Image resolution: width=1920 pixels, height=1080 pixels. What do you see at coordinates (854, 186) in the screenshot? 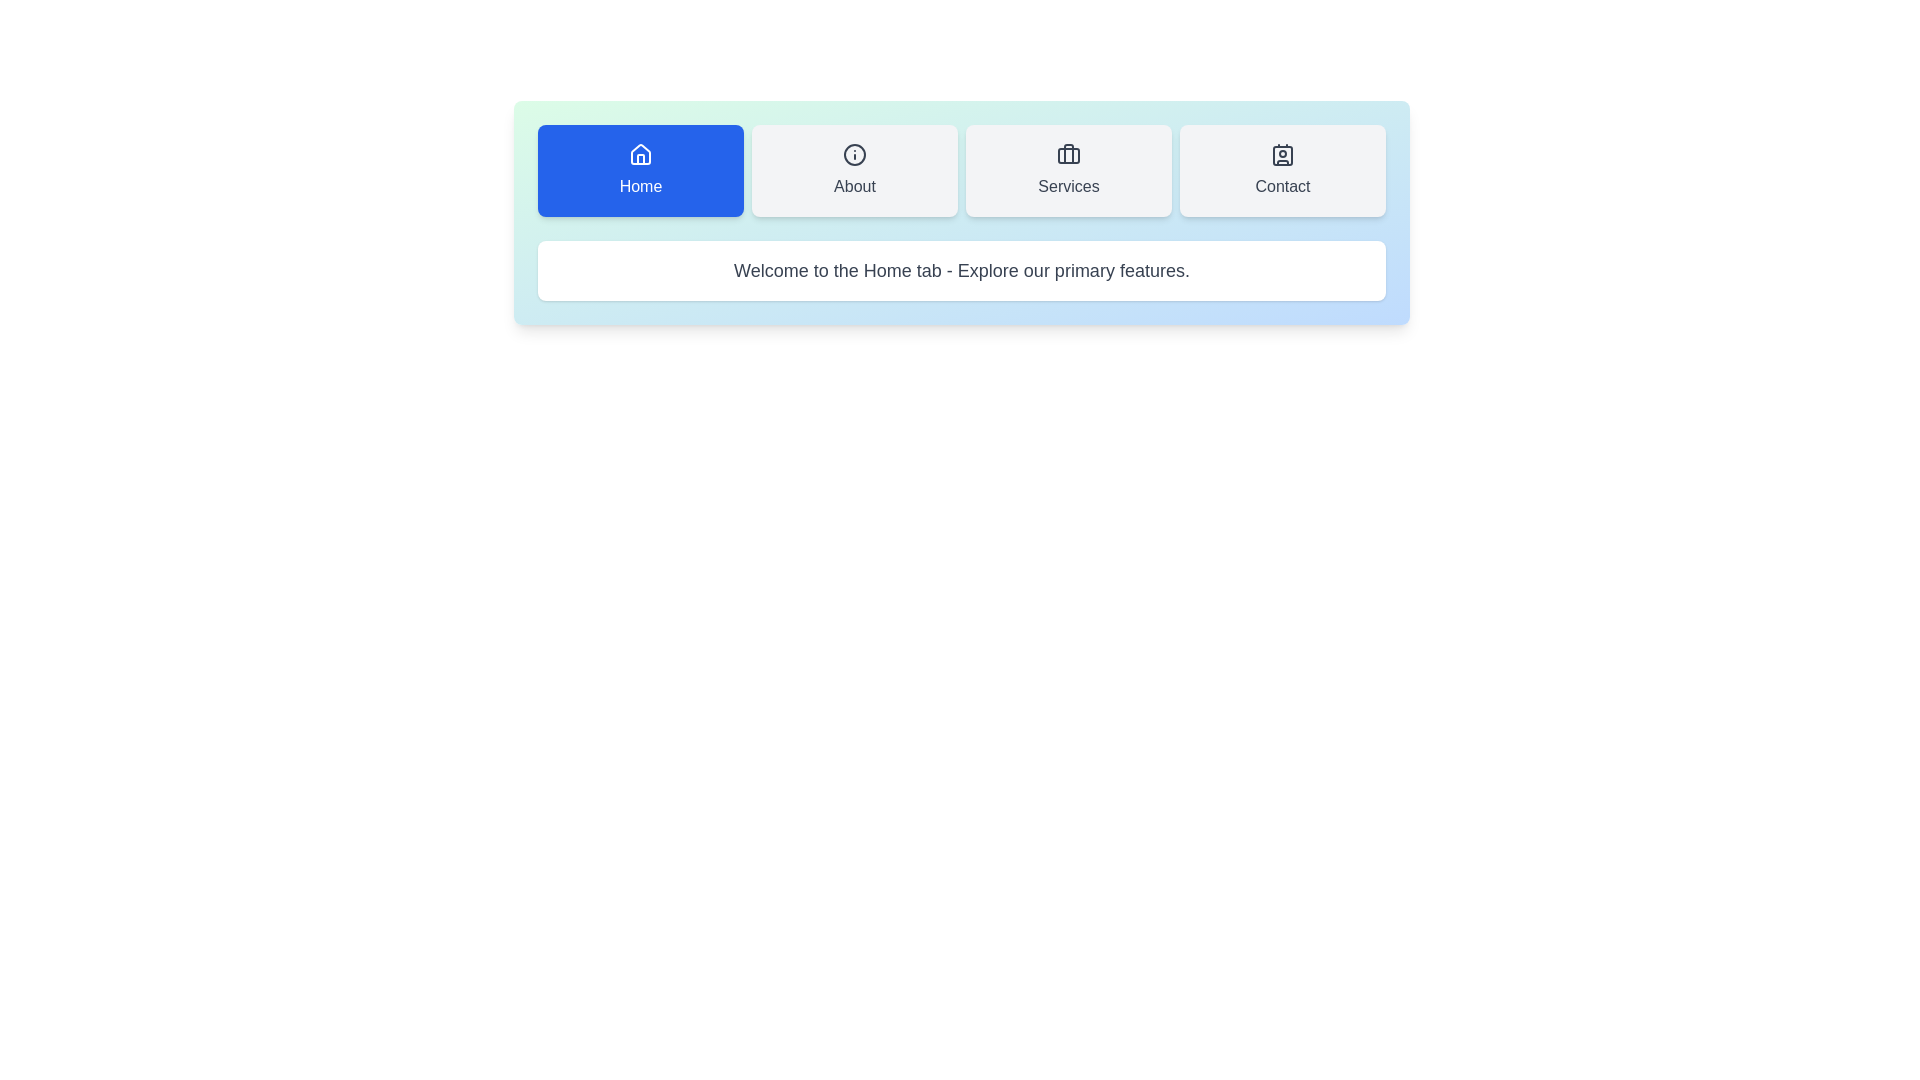
I see `the 'About' button located centrally near the top of the interface, which serves as the title for the 'About' section` at bounding box center [854, 186].